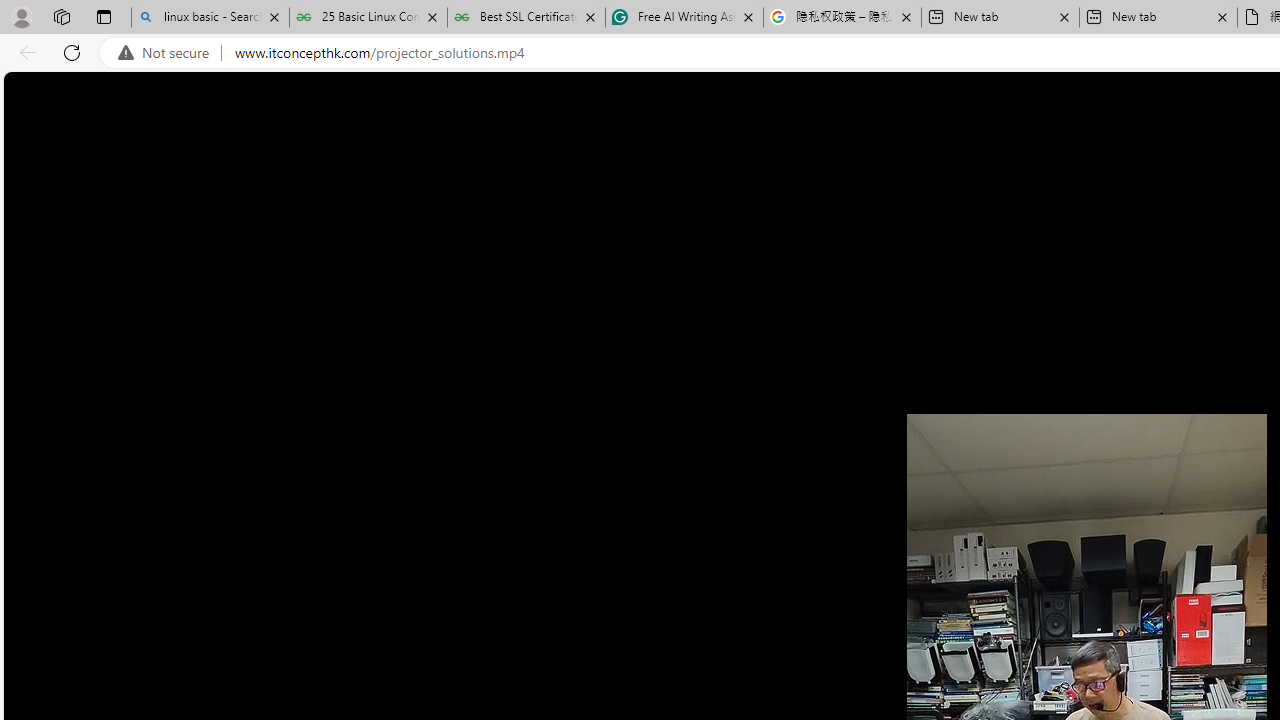 The width and height of the screenshot is (1280, 720). Describe the element at coordinates (684, 17) in the screenshot. I see `'Free AI Writing Assistance for Students | Grammarly'` at that location.